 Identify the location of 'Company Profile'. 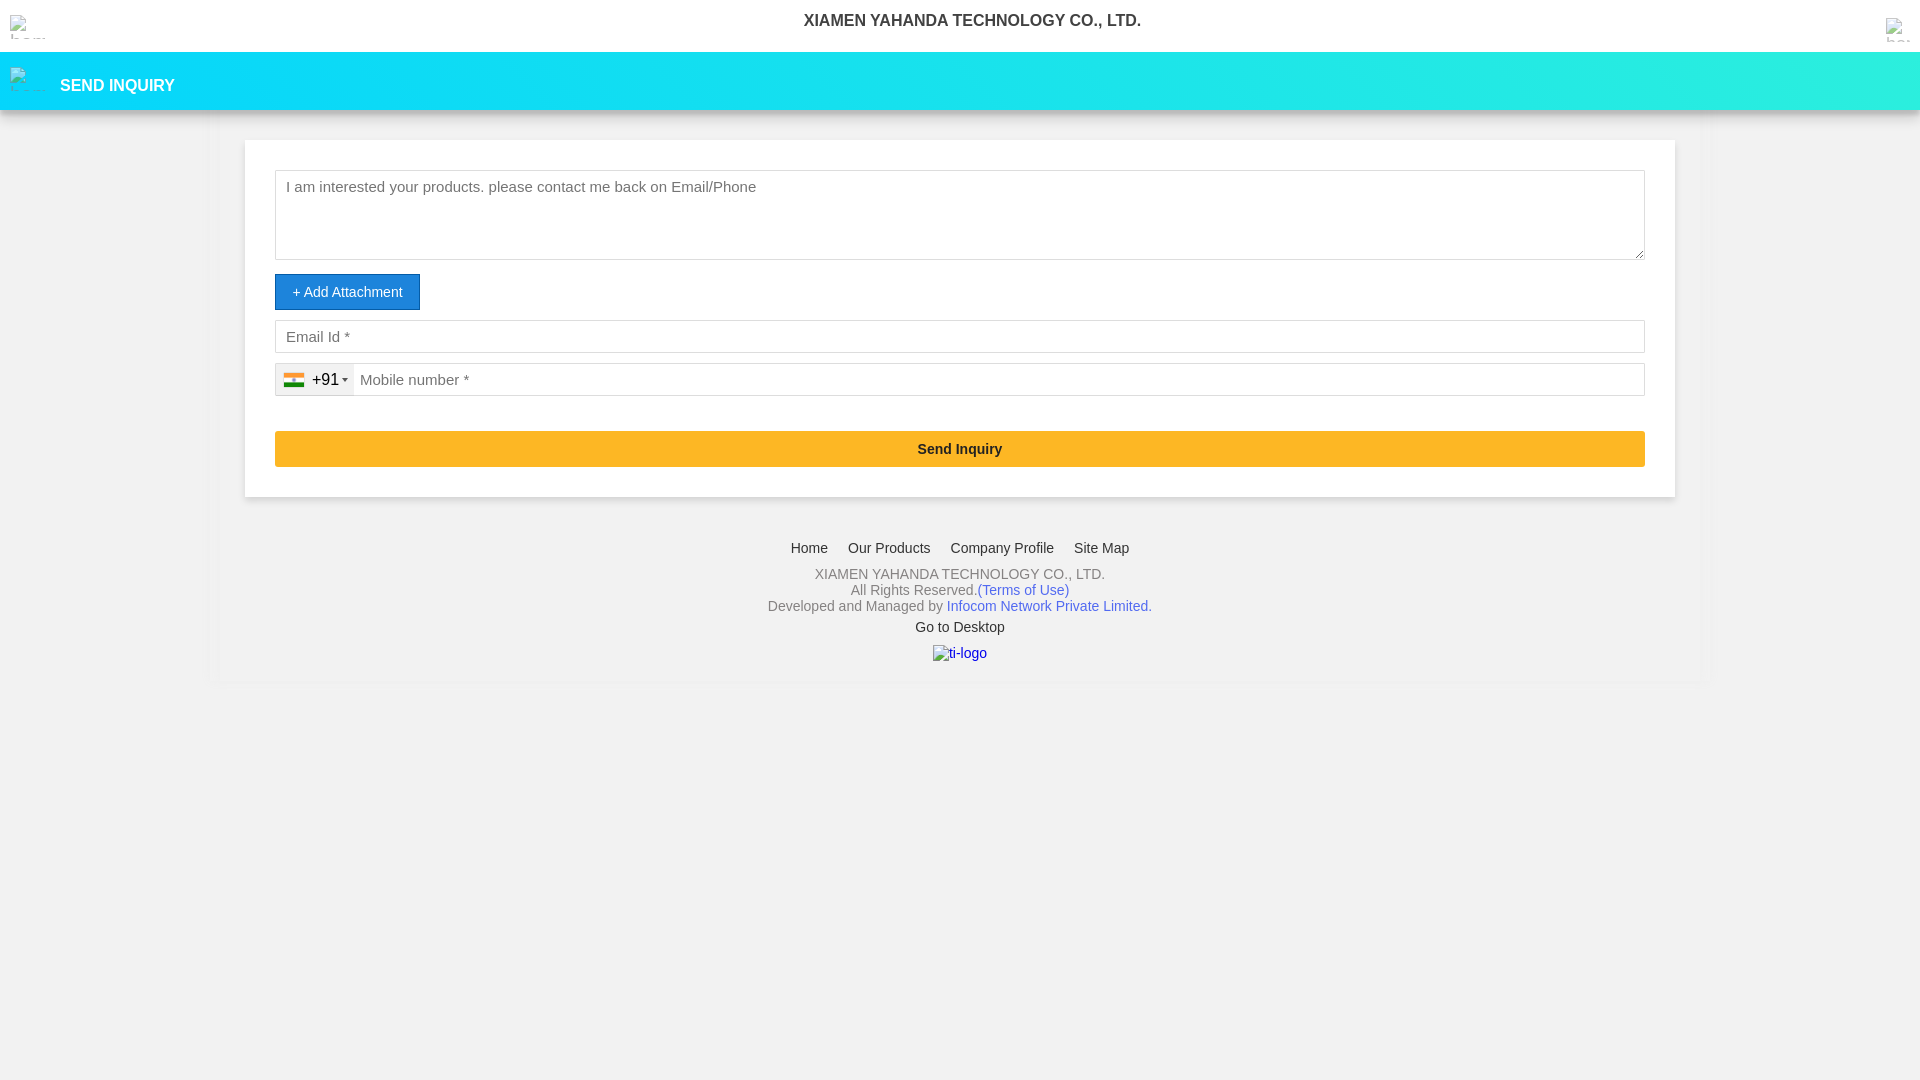
(1003, 547).